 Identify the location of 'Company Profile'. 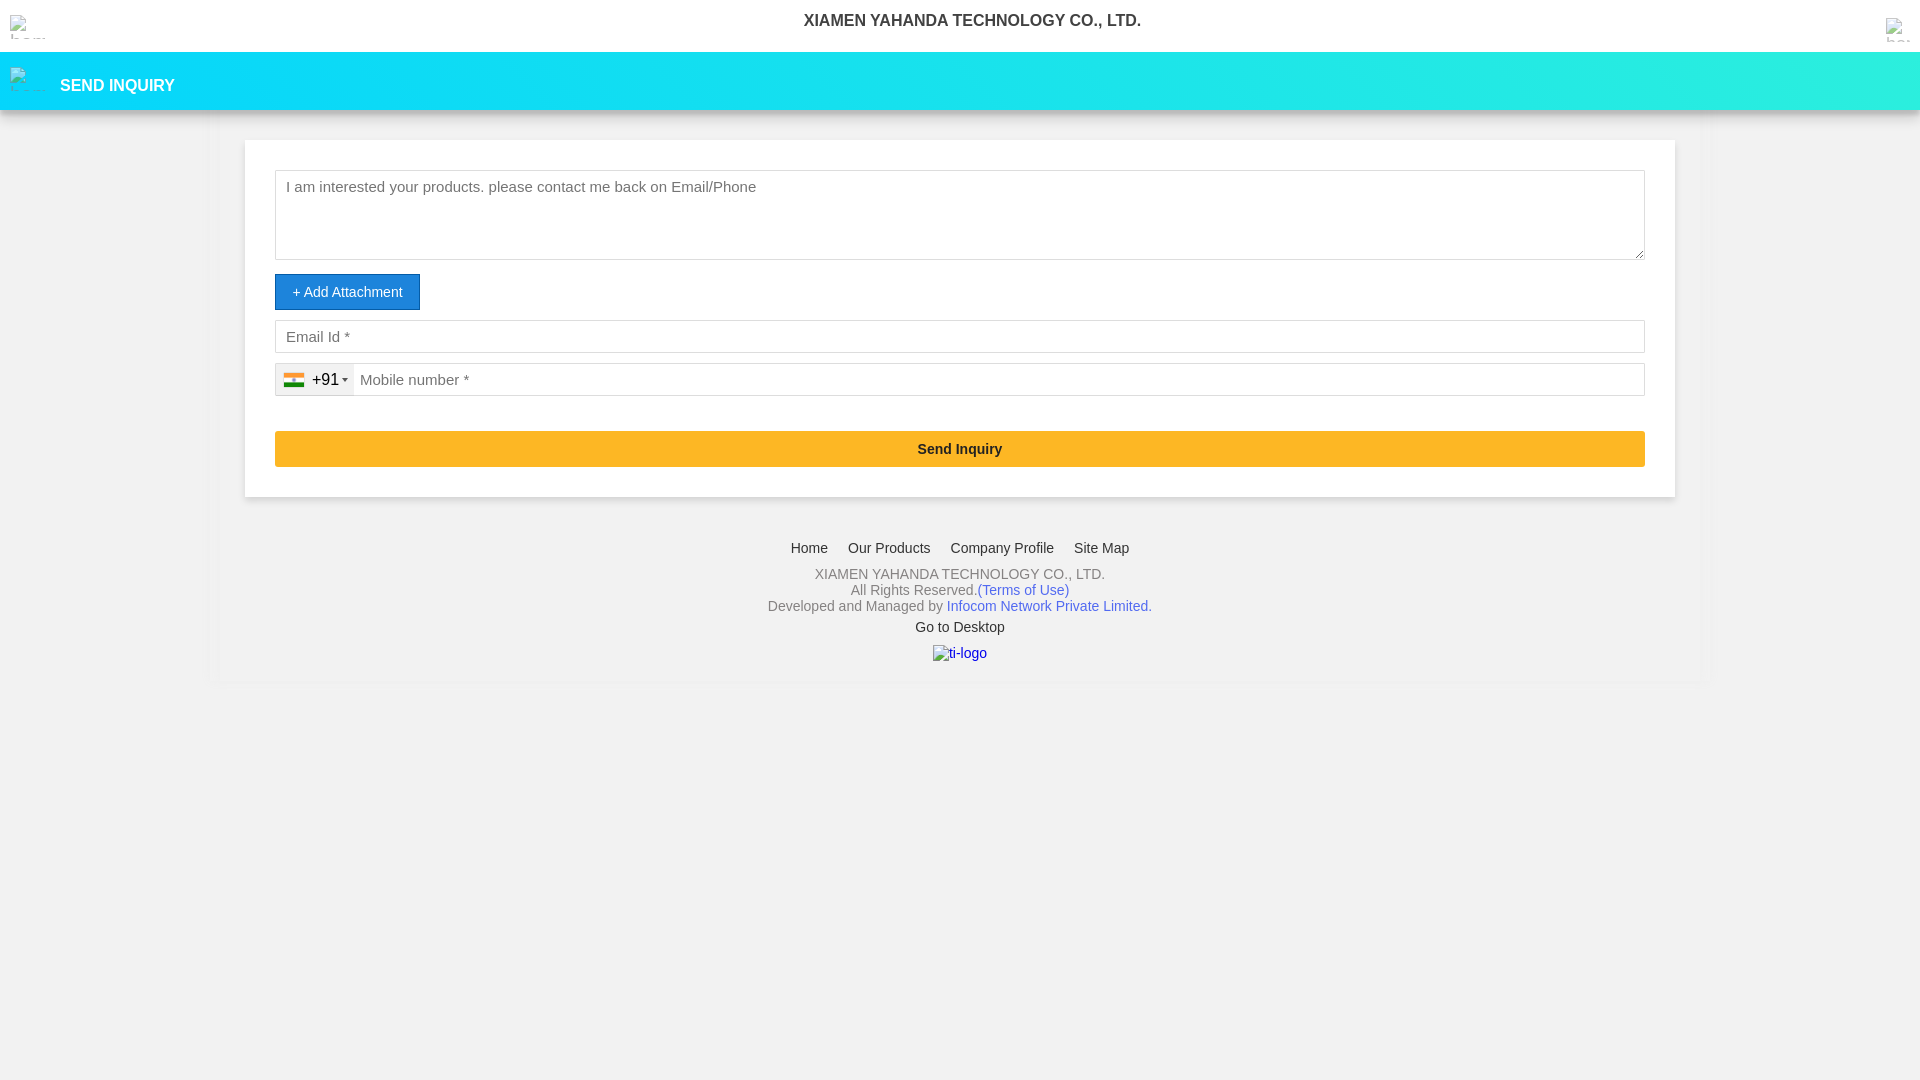
(1003, 547).